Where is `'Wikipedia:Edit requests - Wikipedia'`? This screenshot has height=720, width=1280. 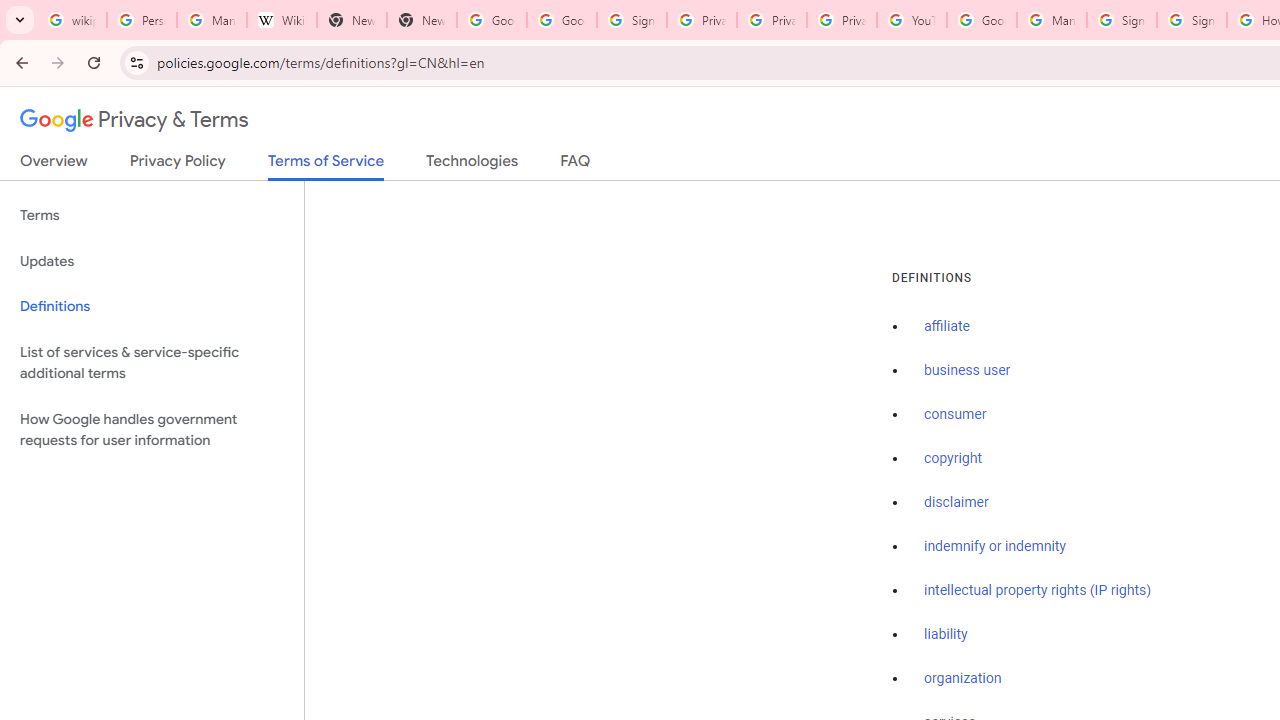
'Wikipedia:Edit requests - Wikipedia' is located at coordinates (281, 20).